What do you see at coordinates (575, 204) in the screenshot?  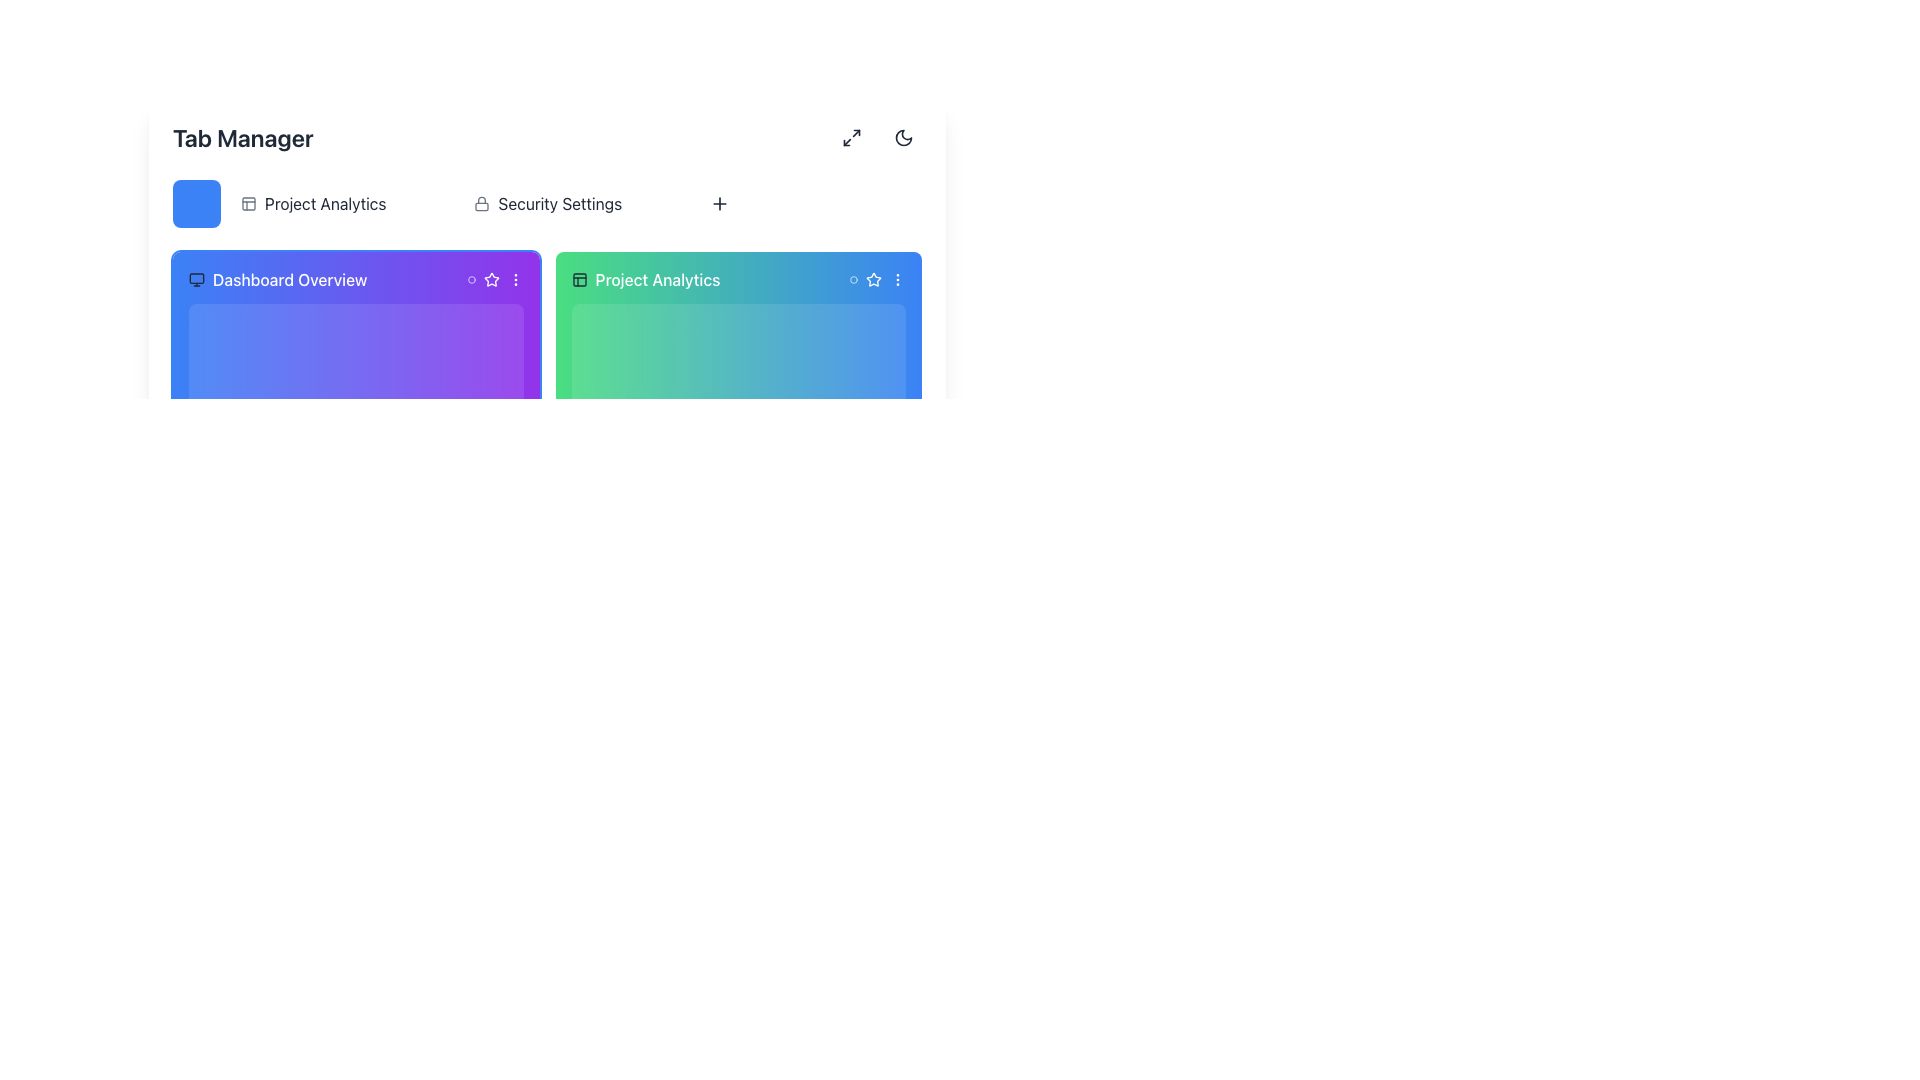 I see `the second button in the horizontal navigation list that leads to the security settings of the application` at bounding box center [575, 204].